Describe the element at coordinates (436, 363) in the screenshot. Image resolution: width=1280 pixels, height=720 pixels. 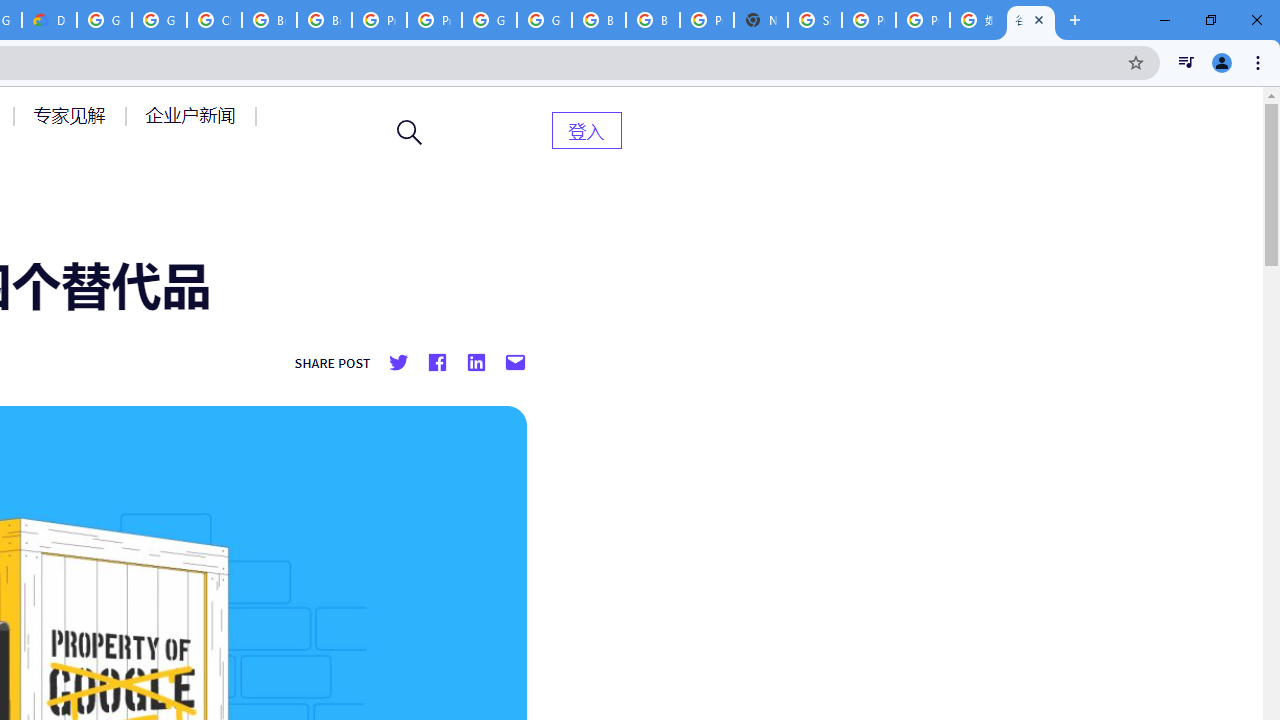
I see `'Share on facebook'` at that location.